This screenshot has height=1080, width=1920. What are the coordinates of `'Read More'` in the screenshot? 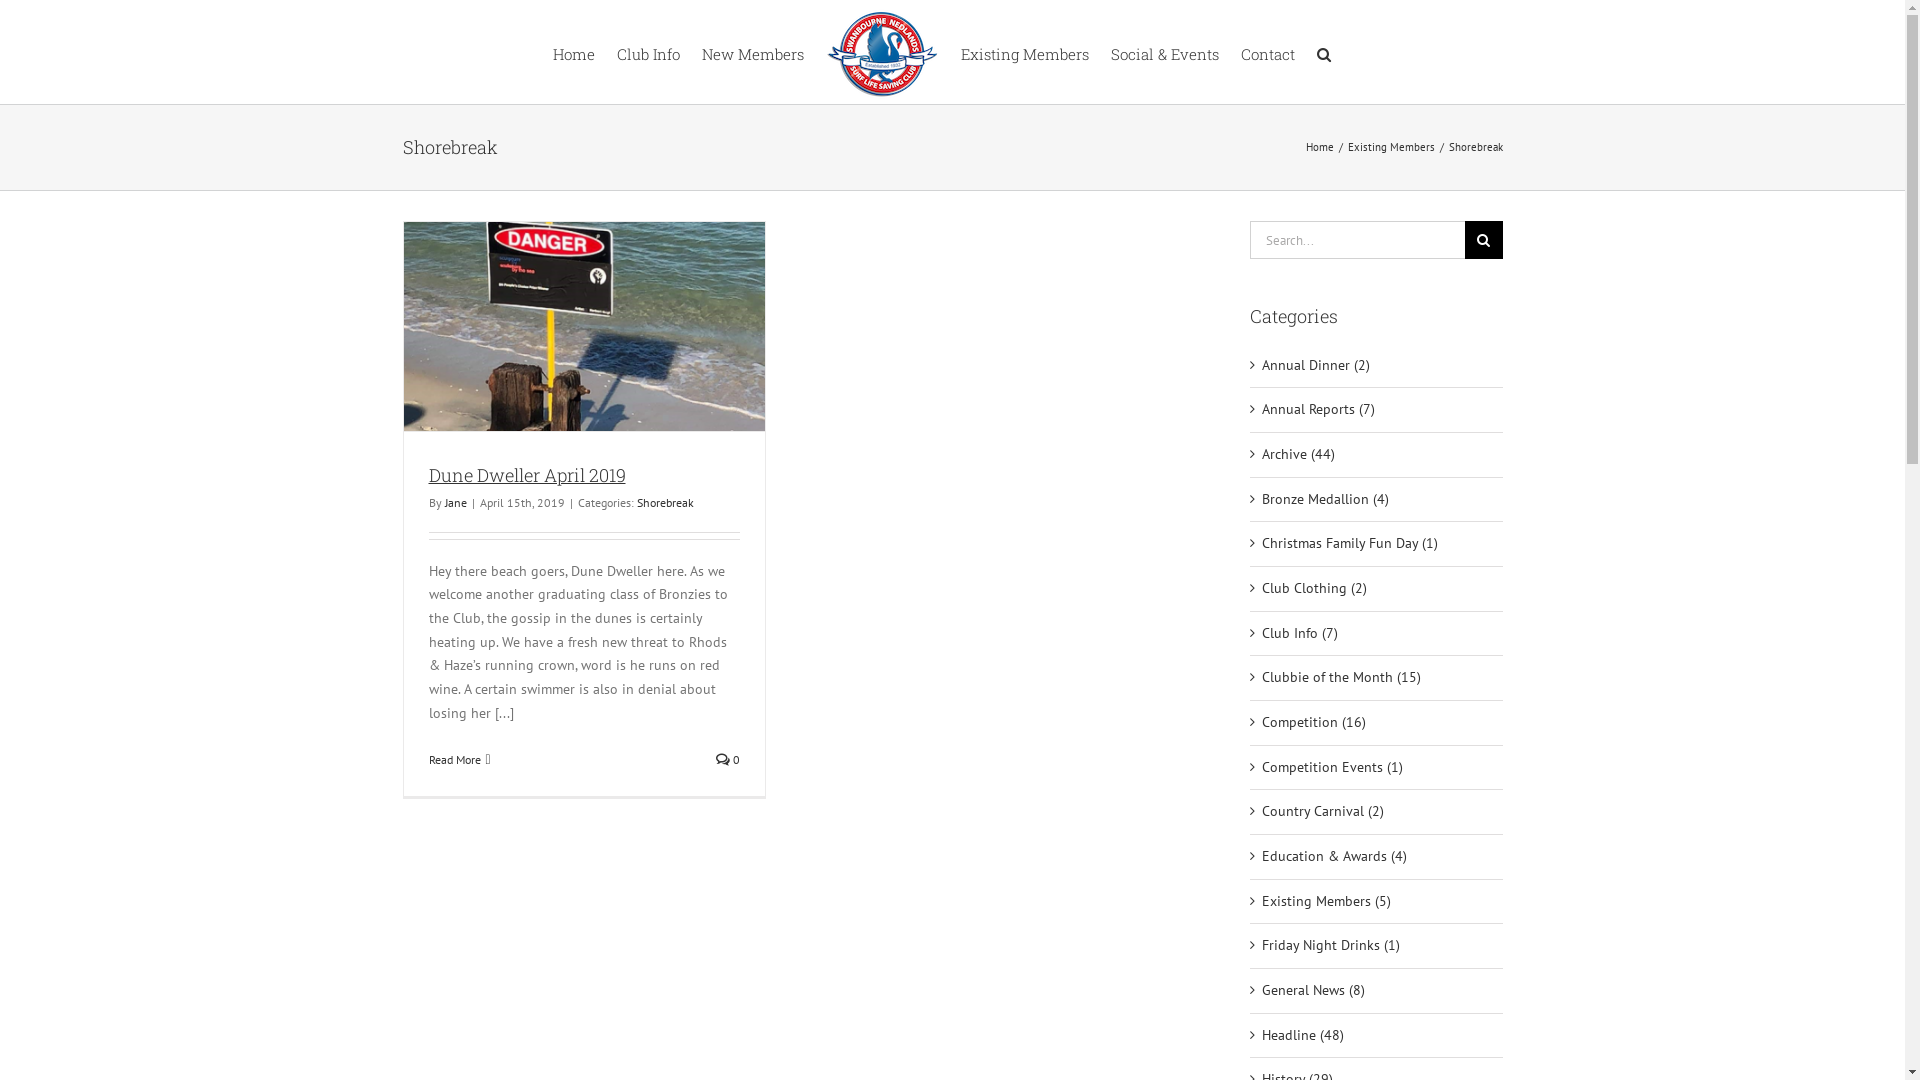 It's located at (453, 759).